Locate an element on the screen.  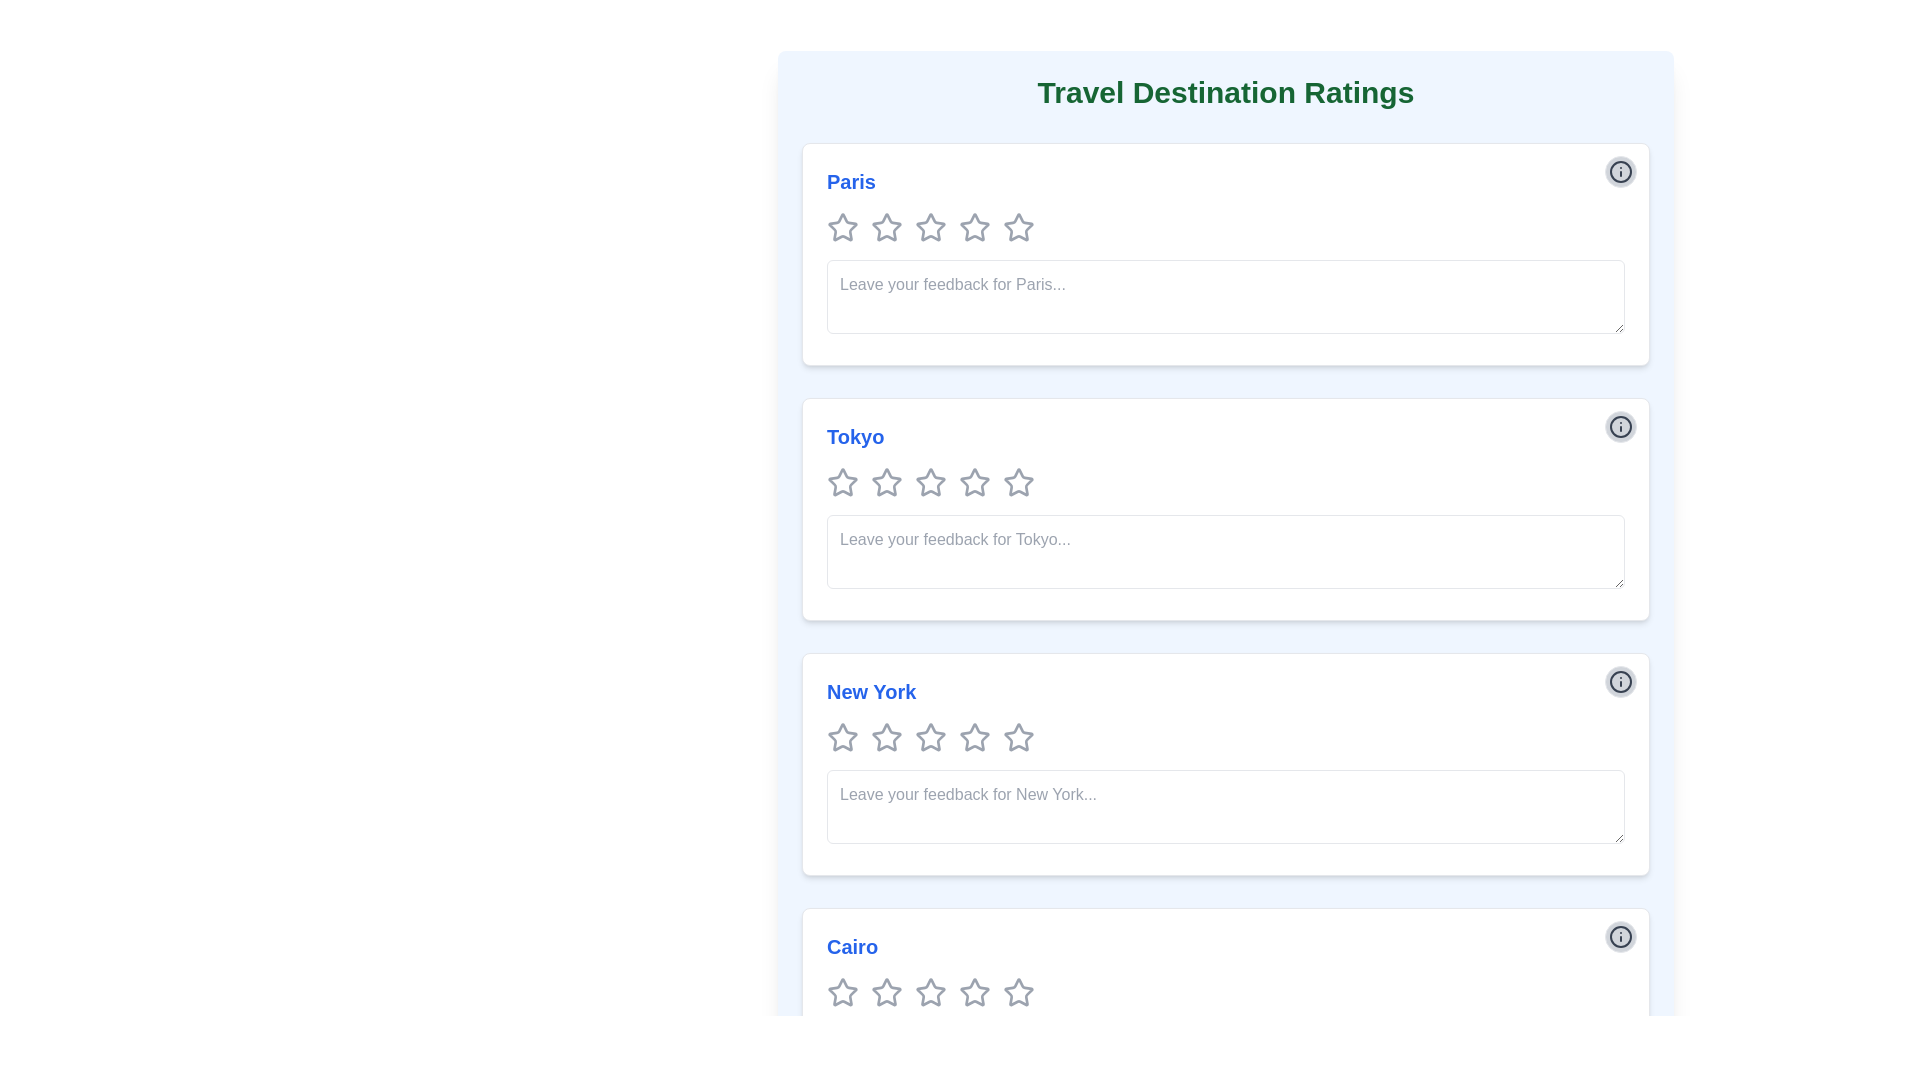
the hollow star icon with a gray border in the second row of the 'Tokyo' ratings to set a rating of 2 is located at coordinates (930, 482).